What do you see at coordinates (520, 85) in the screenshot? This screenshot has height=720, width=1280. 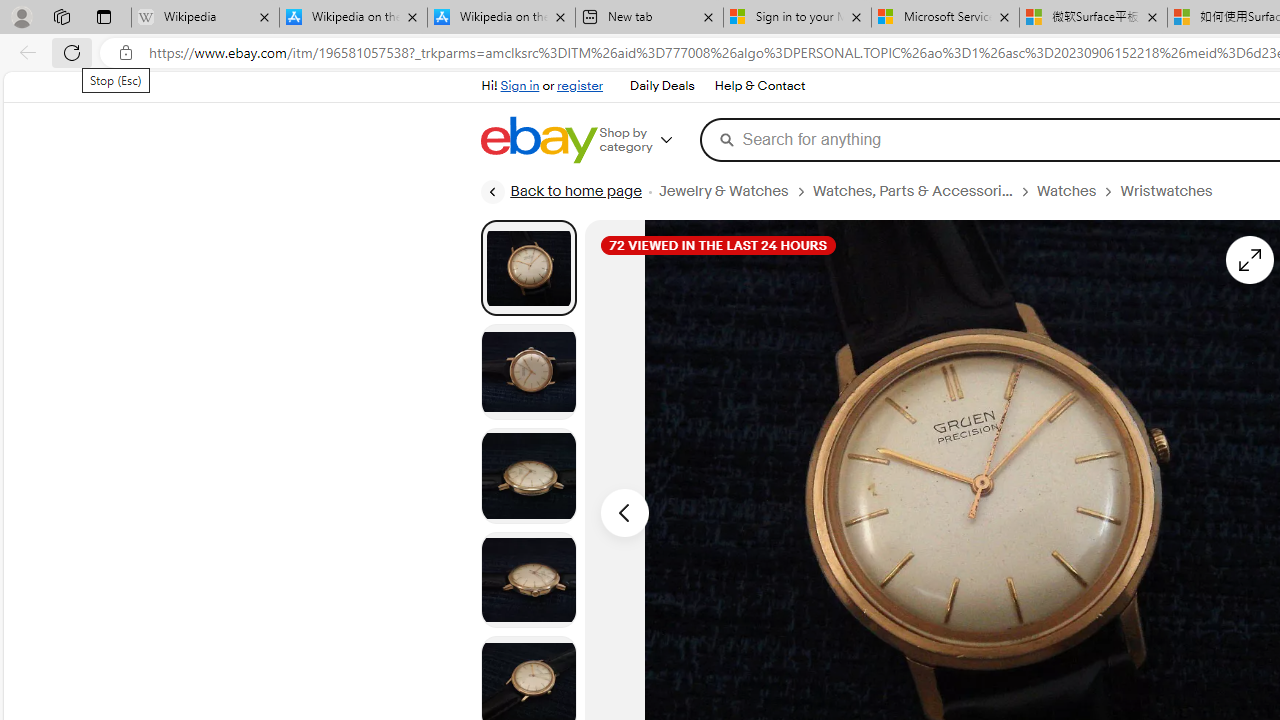 I see `'Sign in'` at bounding box center [520, 85].